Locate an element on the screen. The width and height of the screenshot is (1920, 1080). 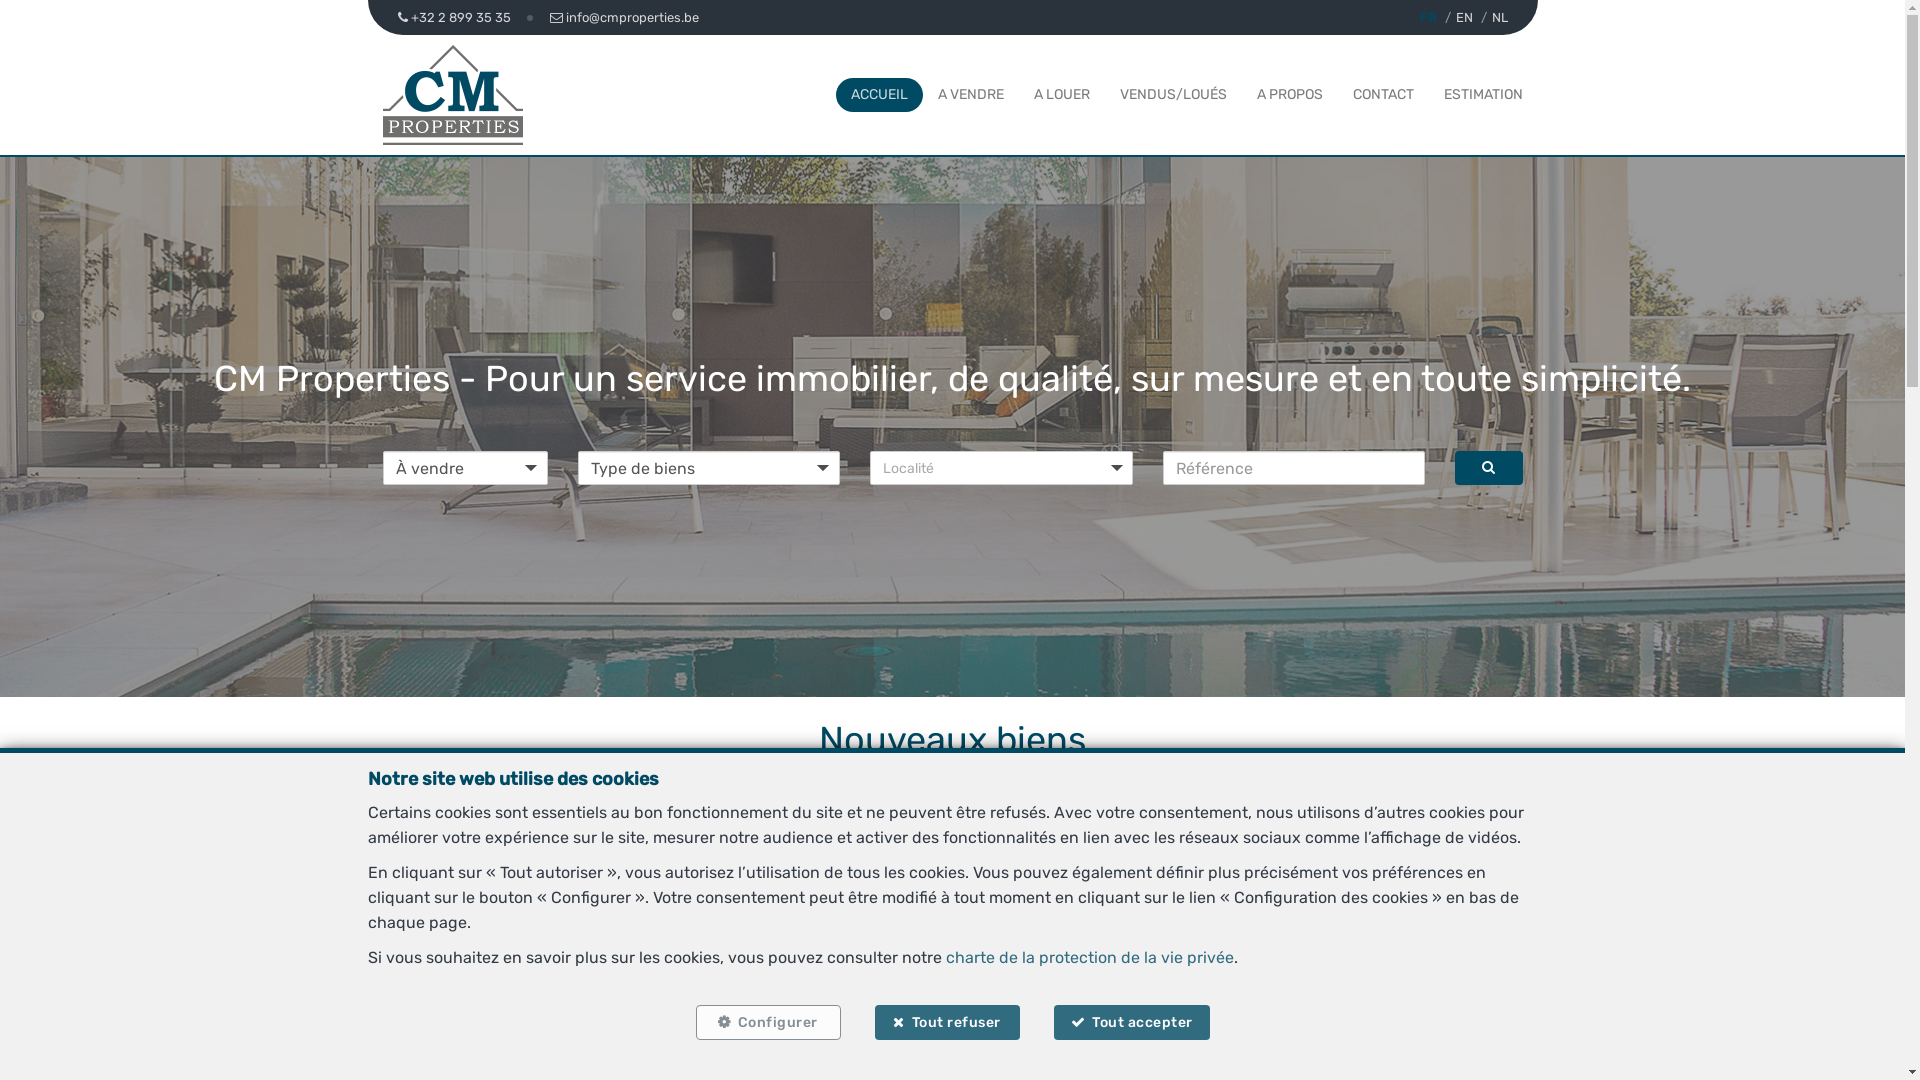
'A LOUER' is located at coordinates (1033, 94).